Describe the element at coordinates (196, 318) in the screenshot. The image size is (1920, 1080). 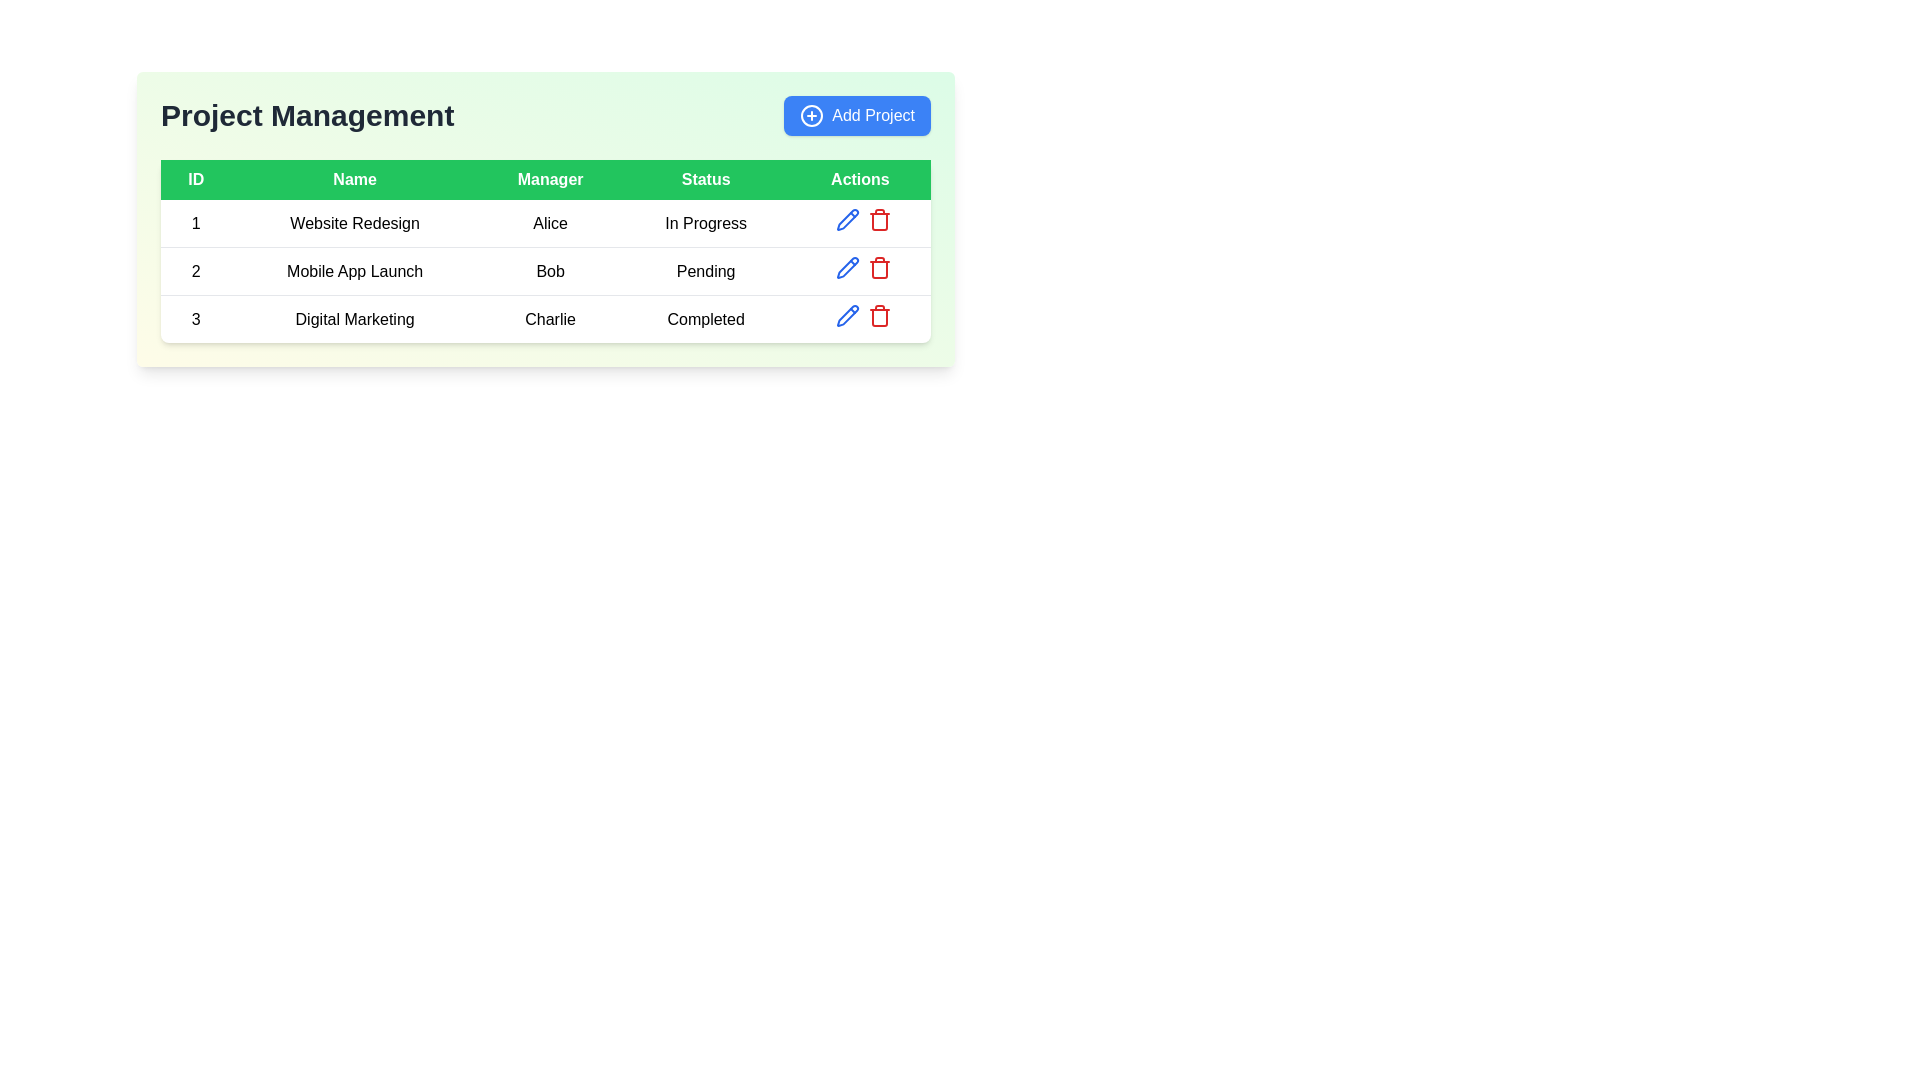
I see `value displayed in the Text Label showing the number '3', which is centered within its rectangular box under the 'ID' column of the project data table` at that location.